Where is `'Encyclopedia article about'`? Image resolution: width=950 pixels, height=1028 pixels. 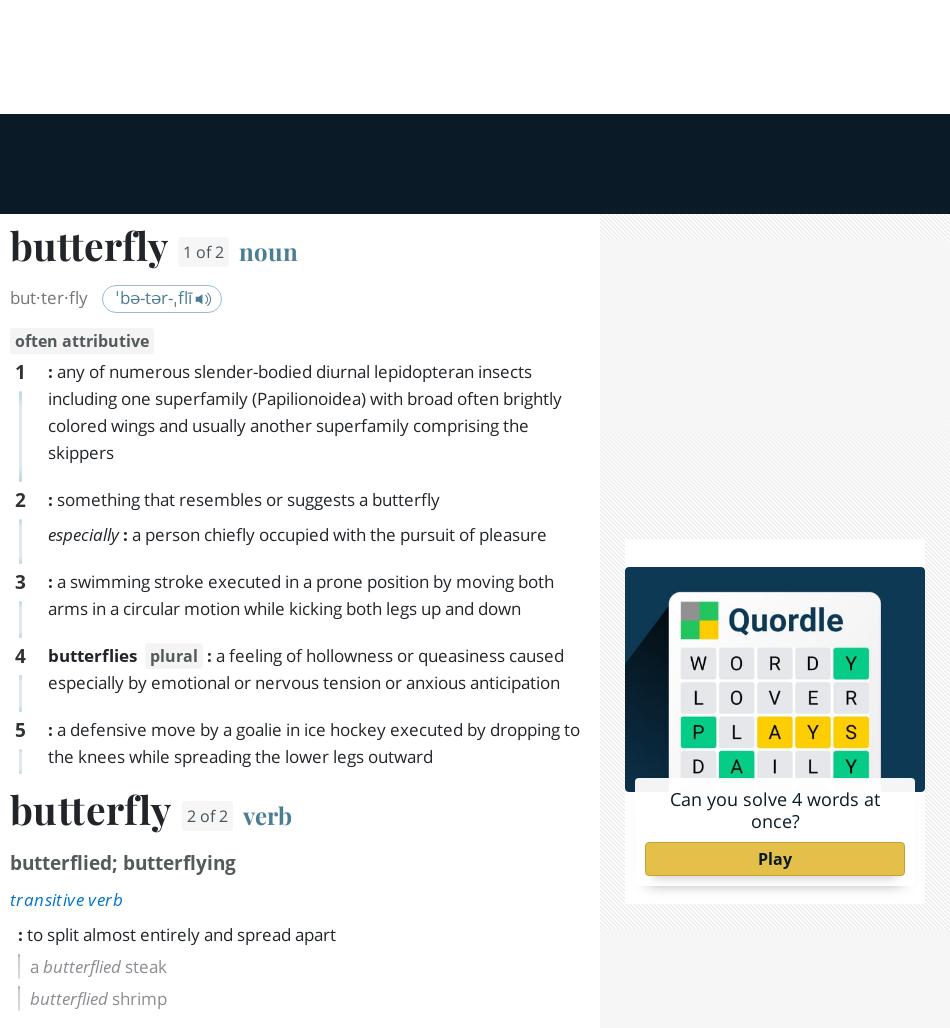 'Encyclopedia article about' is located at coordinates (259, 624).